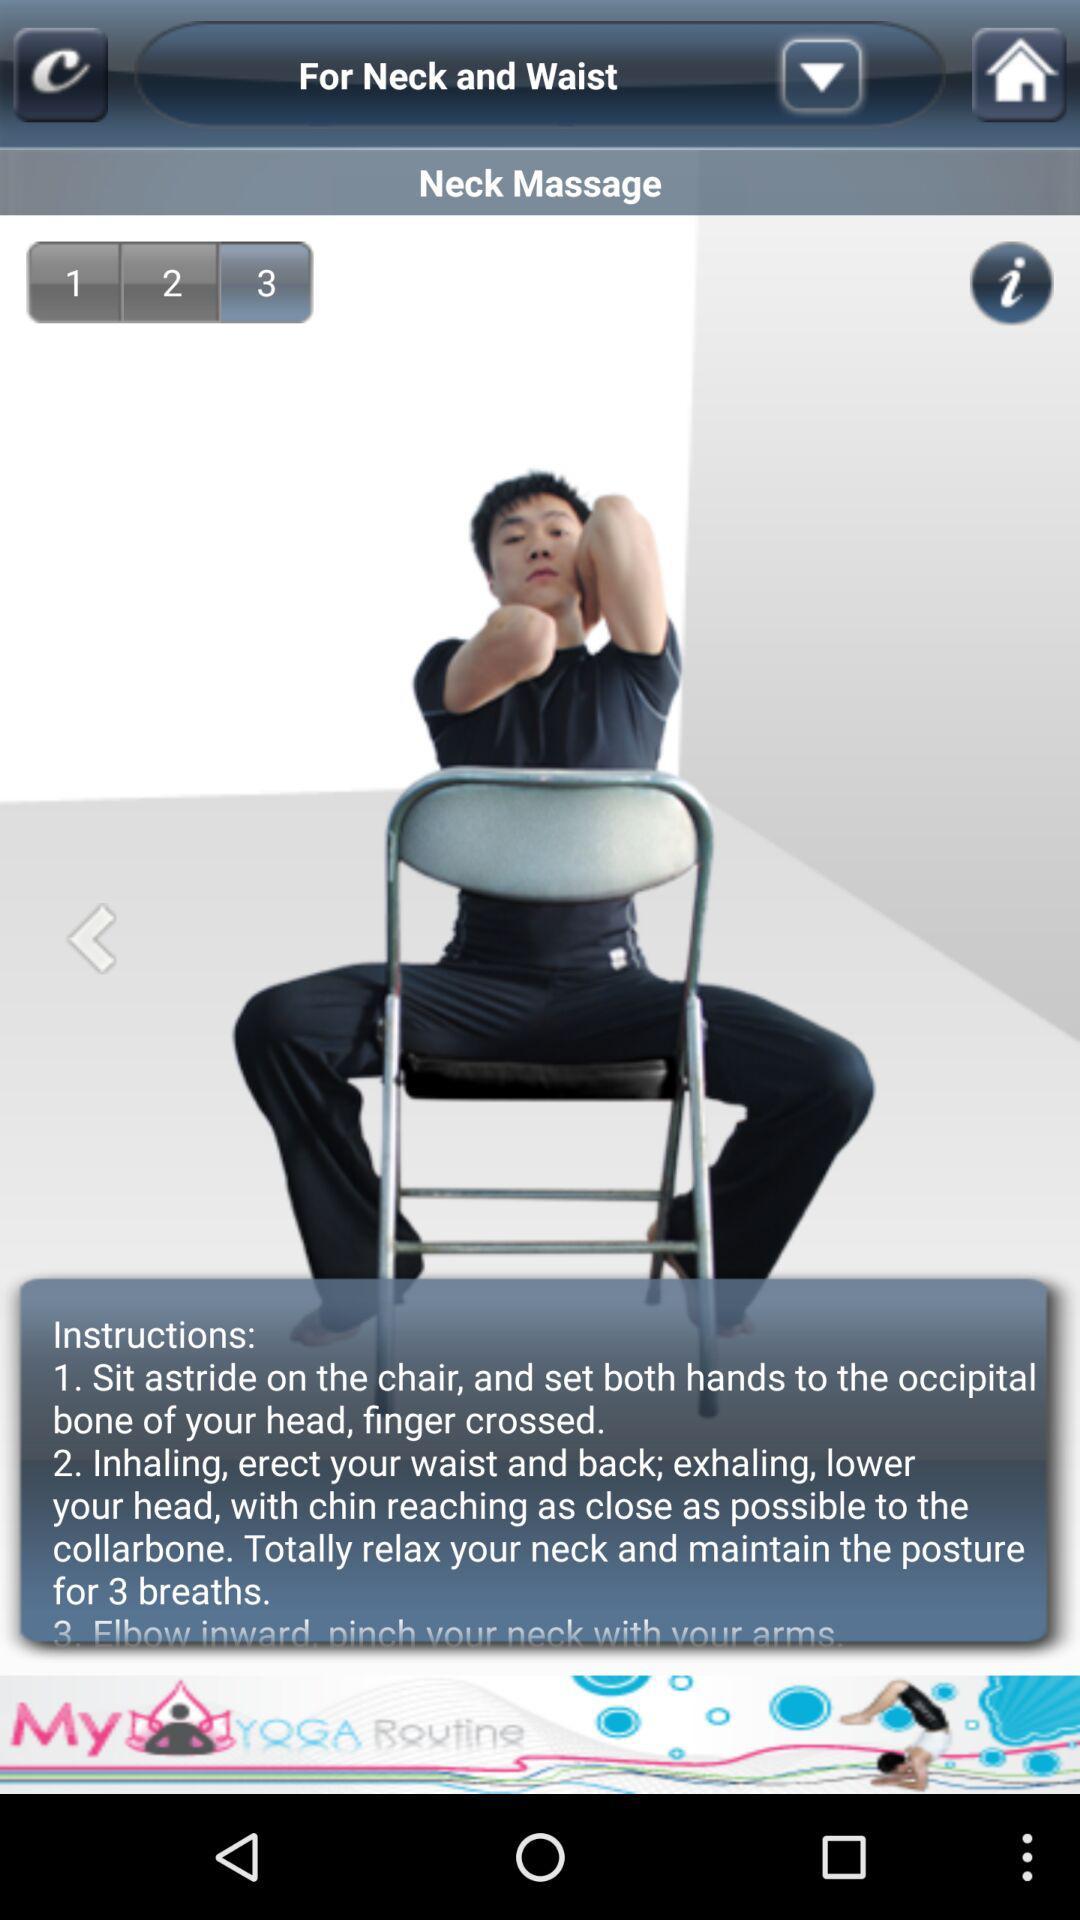  Describe the element at coordinates (853, 75) in the screenshot. I see `the item next to the for neck and app` at that location.